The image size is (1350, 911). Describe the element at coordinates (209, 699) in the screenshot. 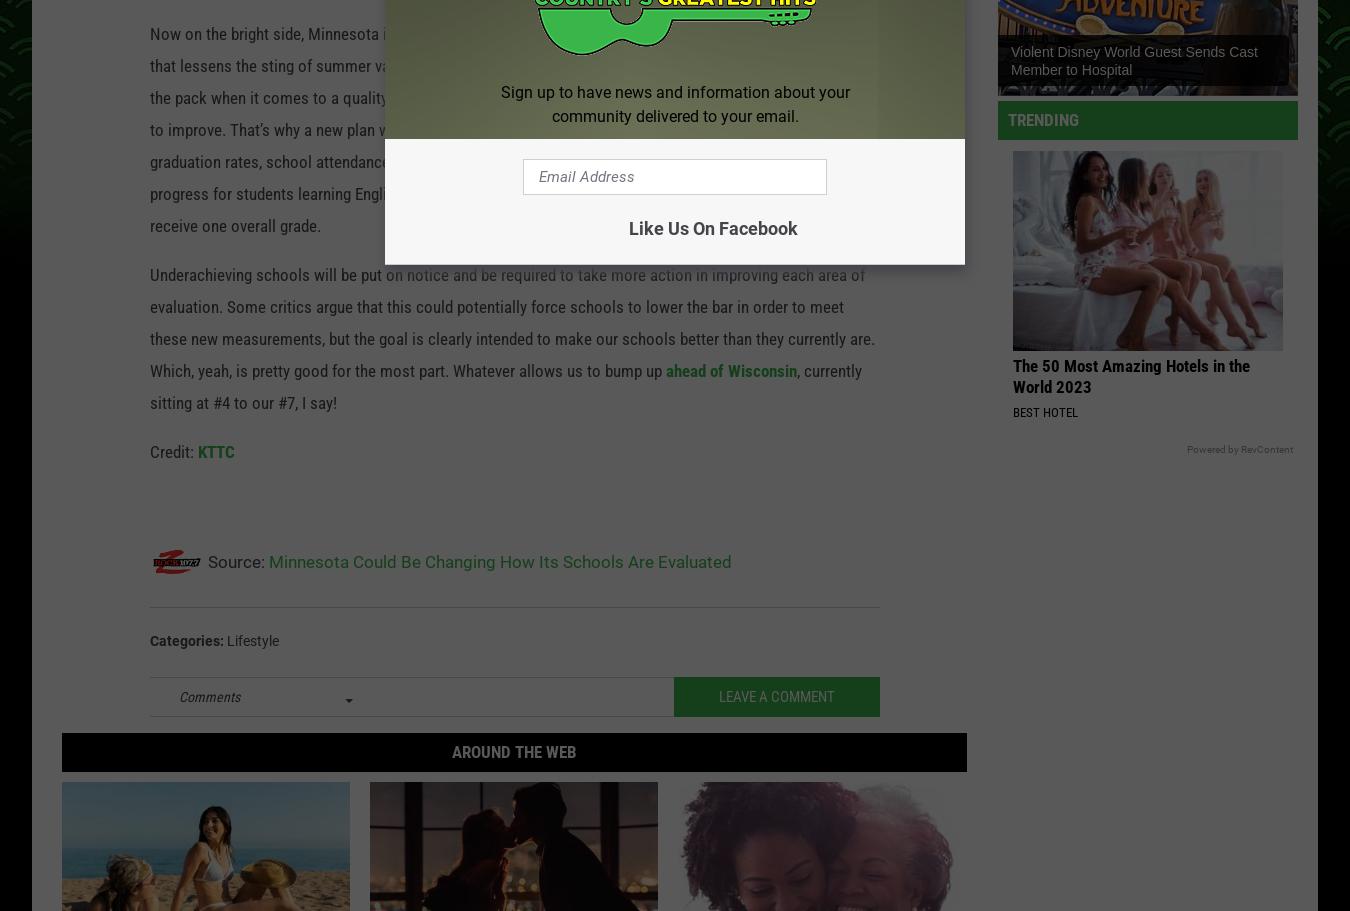

I see `'Comments'` at that location.